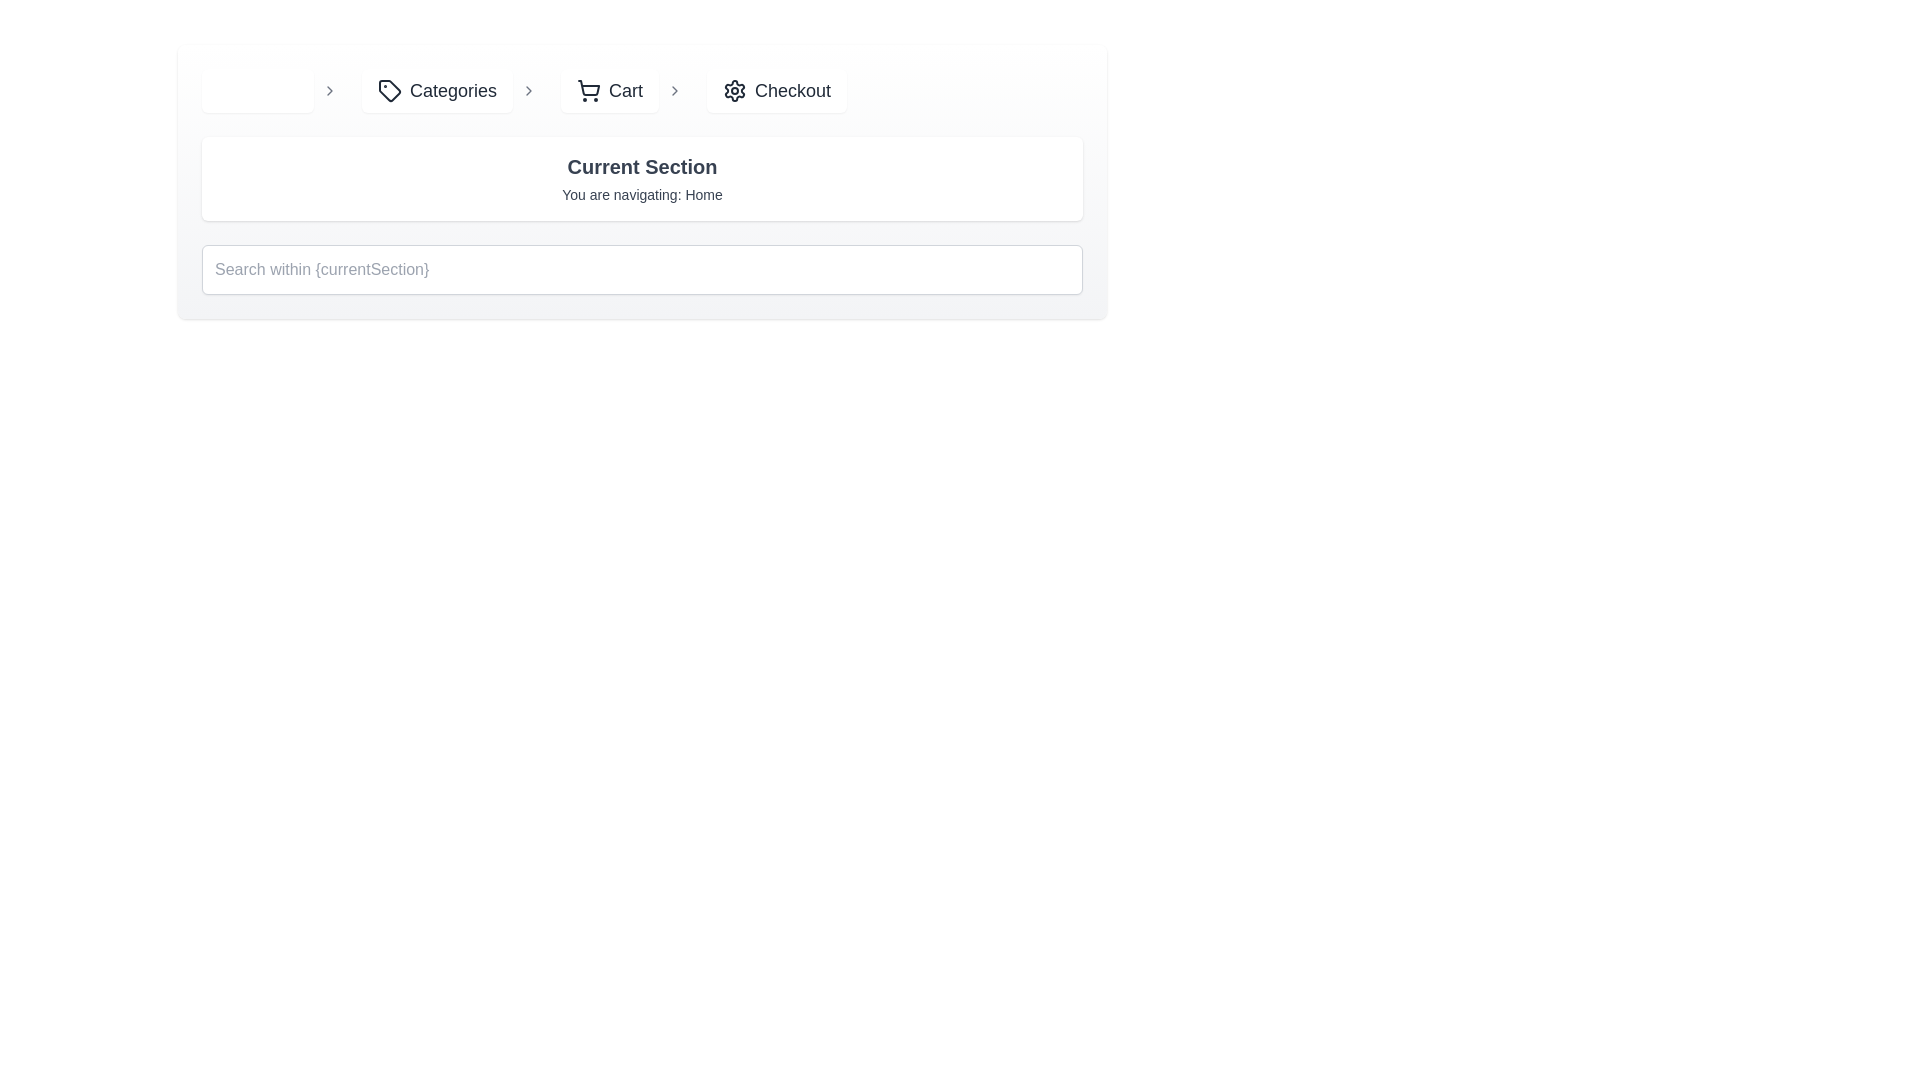 This screenshot has width=1920, height=1080. Describe the element at coordinates (792, 91) in the screenshot. I see `the Text Label located to the right of the gear icon for visual feedback in the Checkout section of the application` at that location.